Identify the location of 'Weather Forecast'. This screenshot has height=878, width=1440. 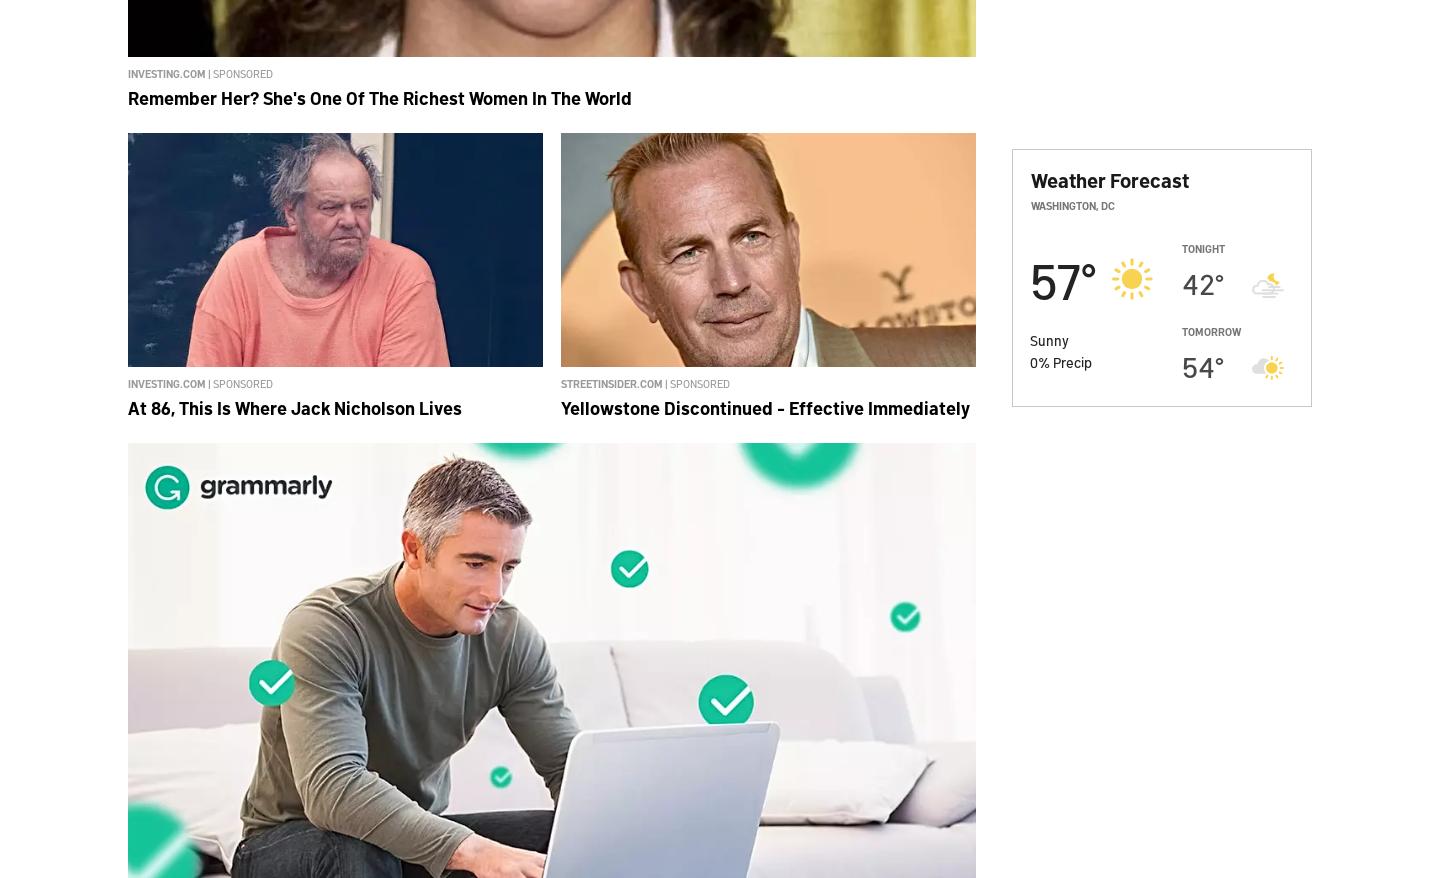
(1108, 178).